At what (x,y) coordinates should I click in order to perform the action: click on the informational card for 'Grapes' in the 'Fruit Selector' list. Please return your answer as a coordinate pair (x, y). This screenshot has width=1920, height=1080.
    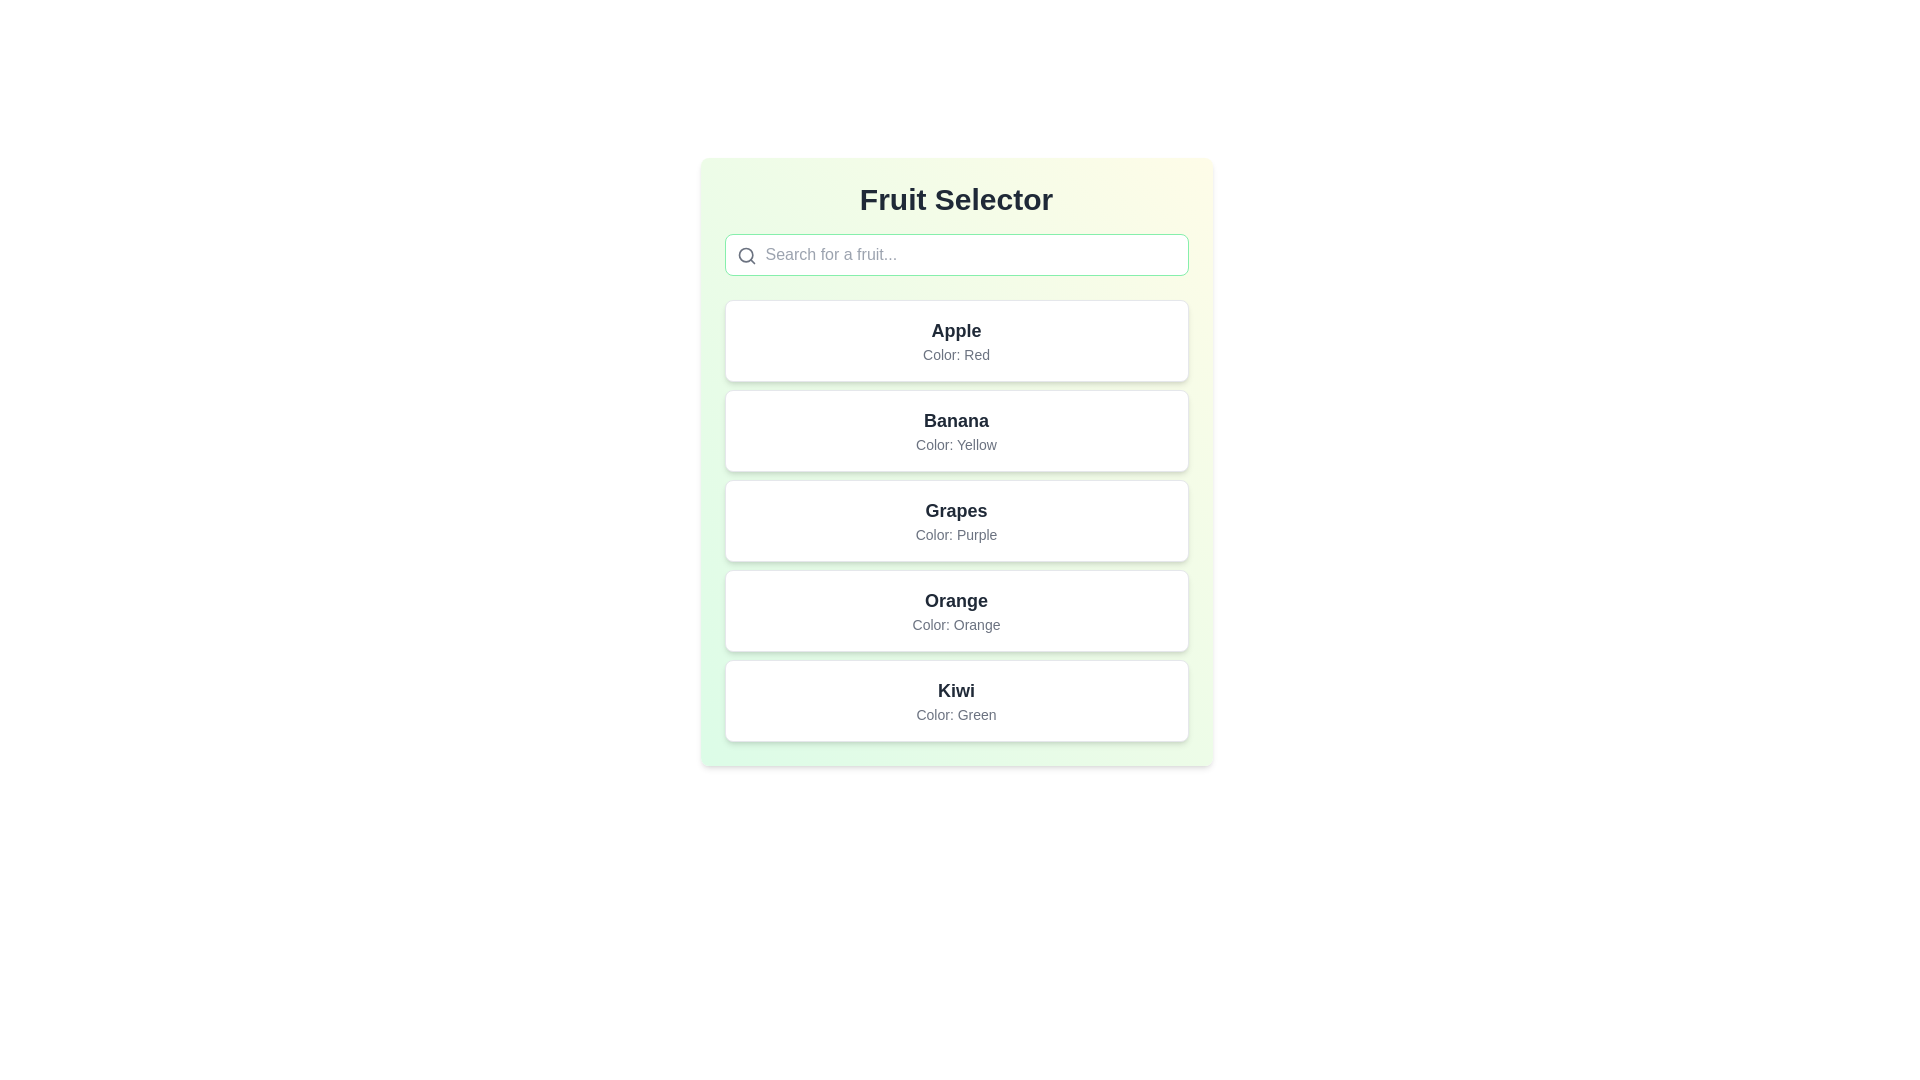
    Looking at the image, I should click on (955, 519).